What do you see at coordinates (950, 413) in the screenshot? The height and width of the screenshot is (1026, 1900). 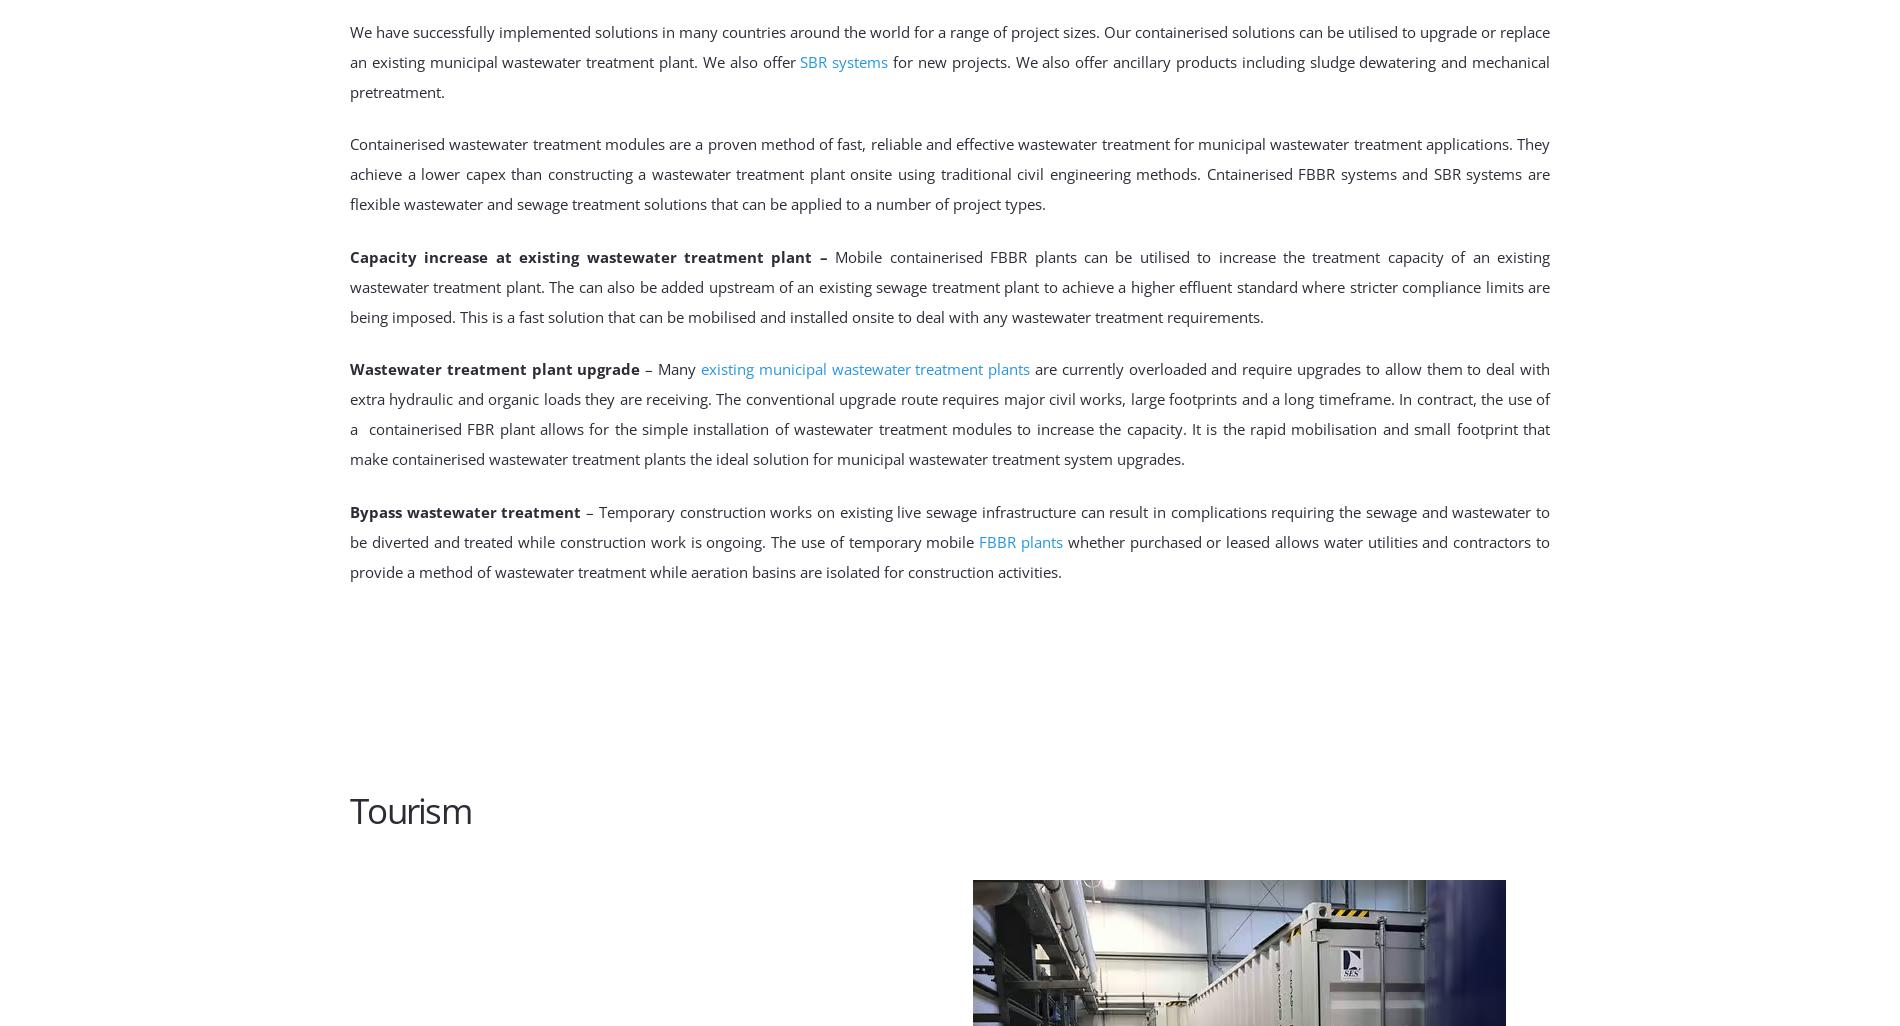 I see `'are currently overloaded and require upgrades to allow them to deal with extra hydraulic and organic loads they are receiving. The conventional upgrade route requires major civil works, large footprints and a long timeframe. In contract, the use of a  containerised FBR plant allows for the simple installation of wastewater treatment modules to increase the capacity. It is the rapid mobilisation and small footprint that make containerised wastewater treatment plants the ideal solution for municipal wastewater treatment system upgrades.'` at bounding box center [950, 413].